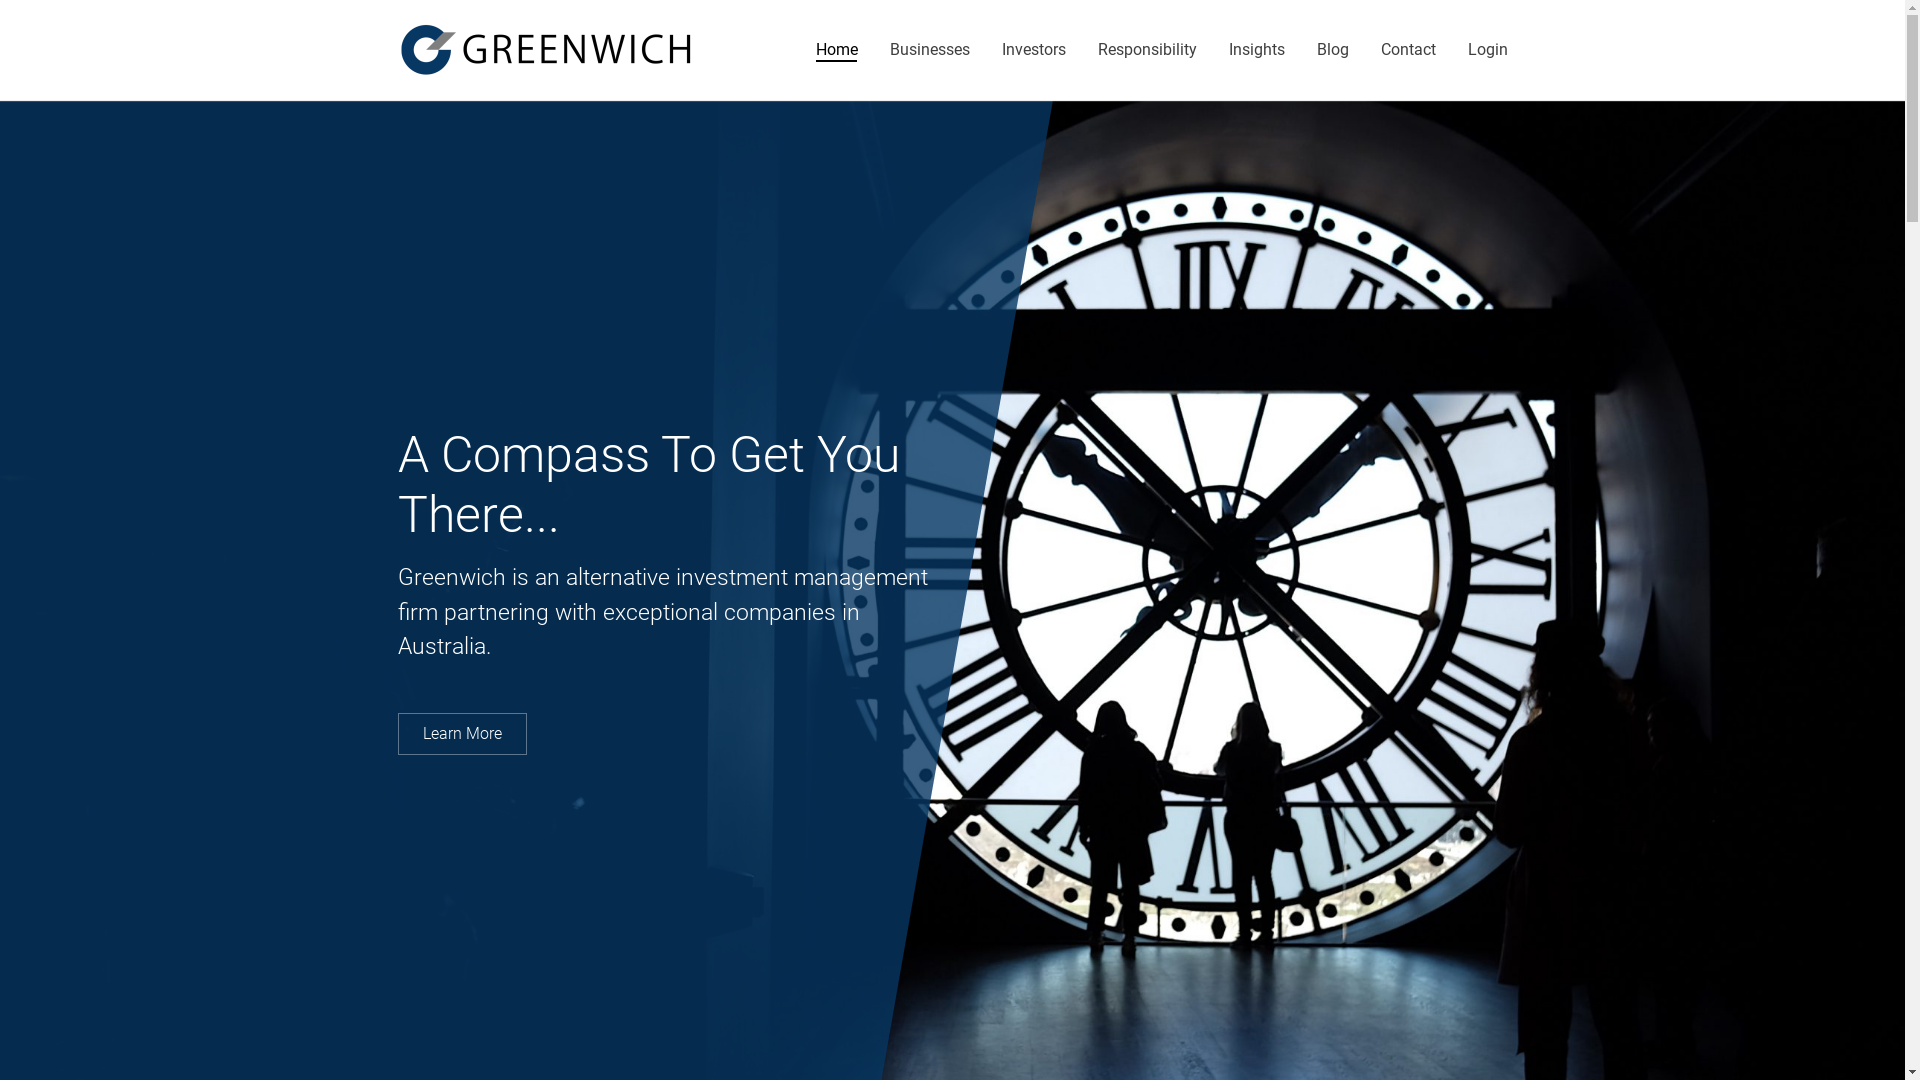 The width and height of the screenshot is (1920, 1080). I want to click on 'Blog', so click(1315, 49).